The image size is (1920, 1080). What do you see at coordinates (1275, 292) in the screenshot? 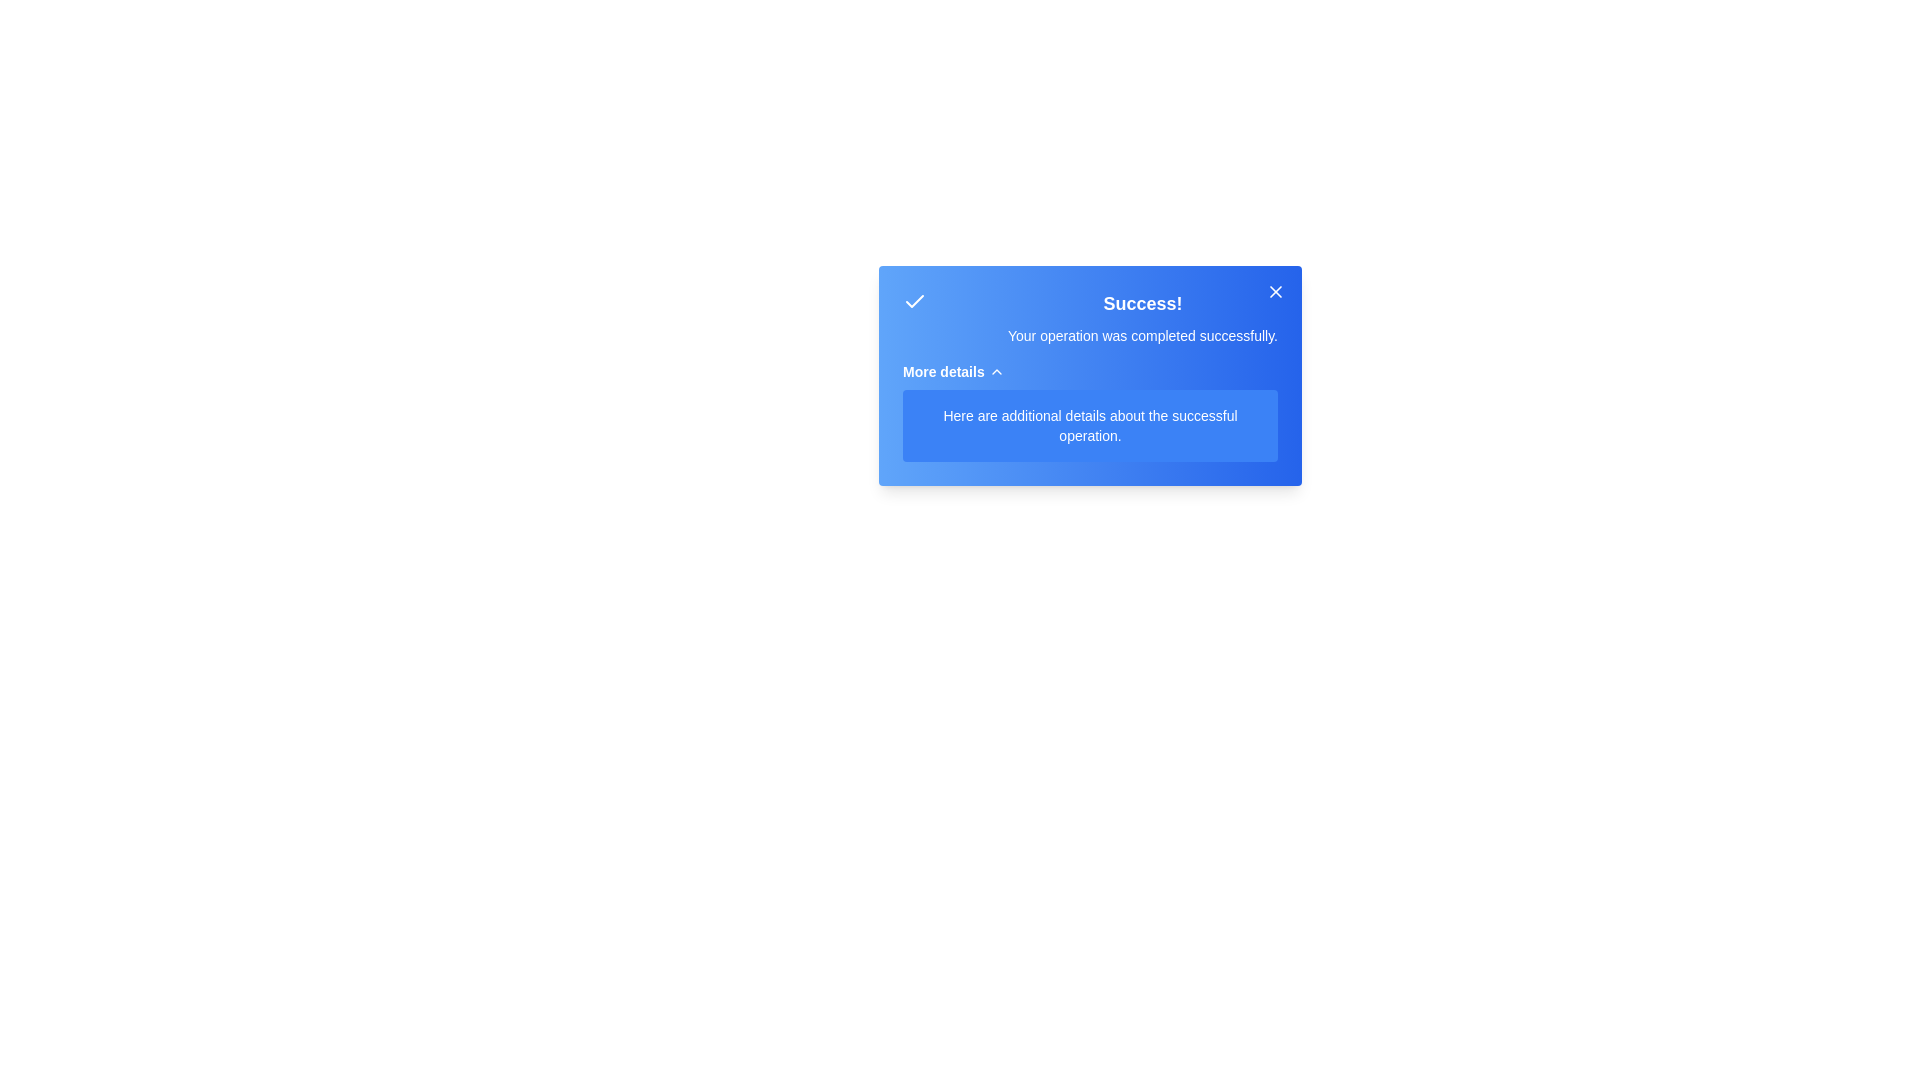
I see `the close button to close the alert` at bounding box center [1275, 292].